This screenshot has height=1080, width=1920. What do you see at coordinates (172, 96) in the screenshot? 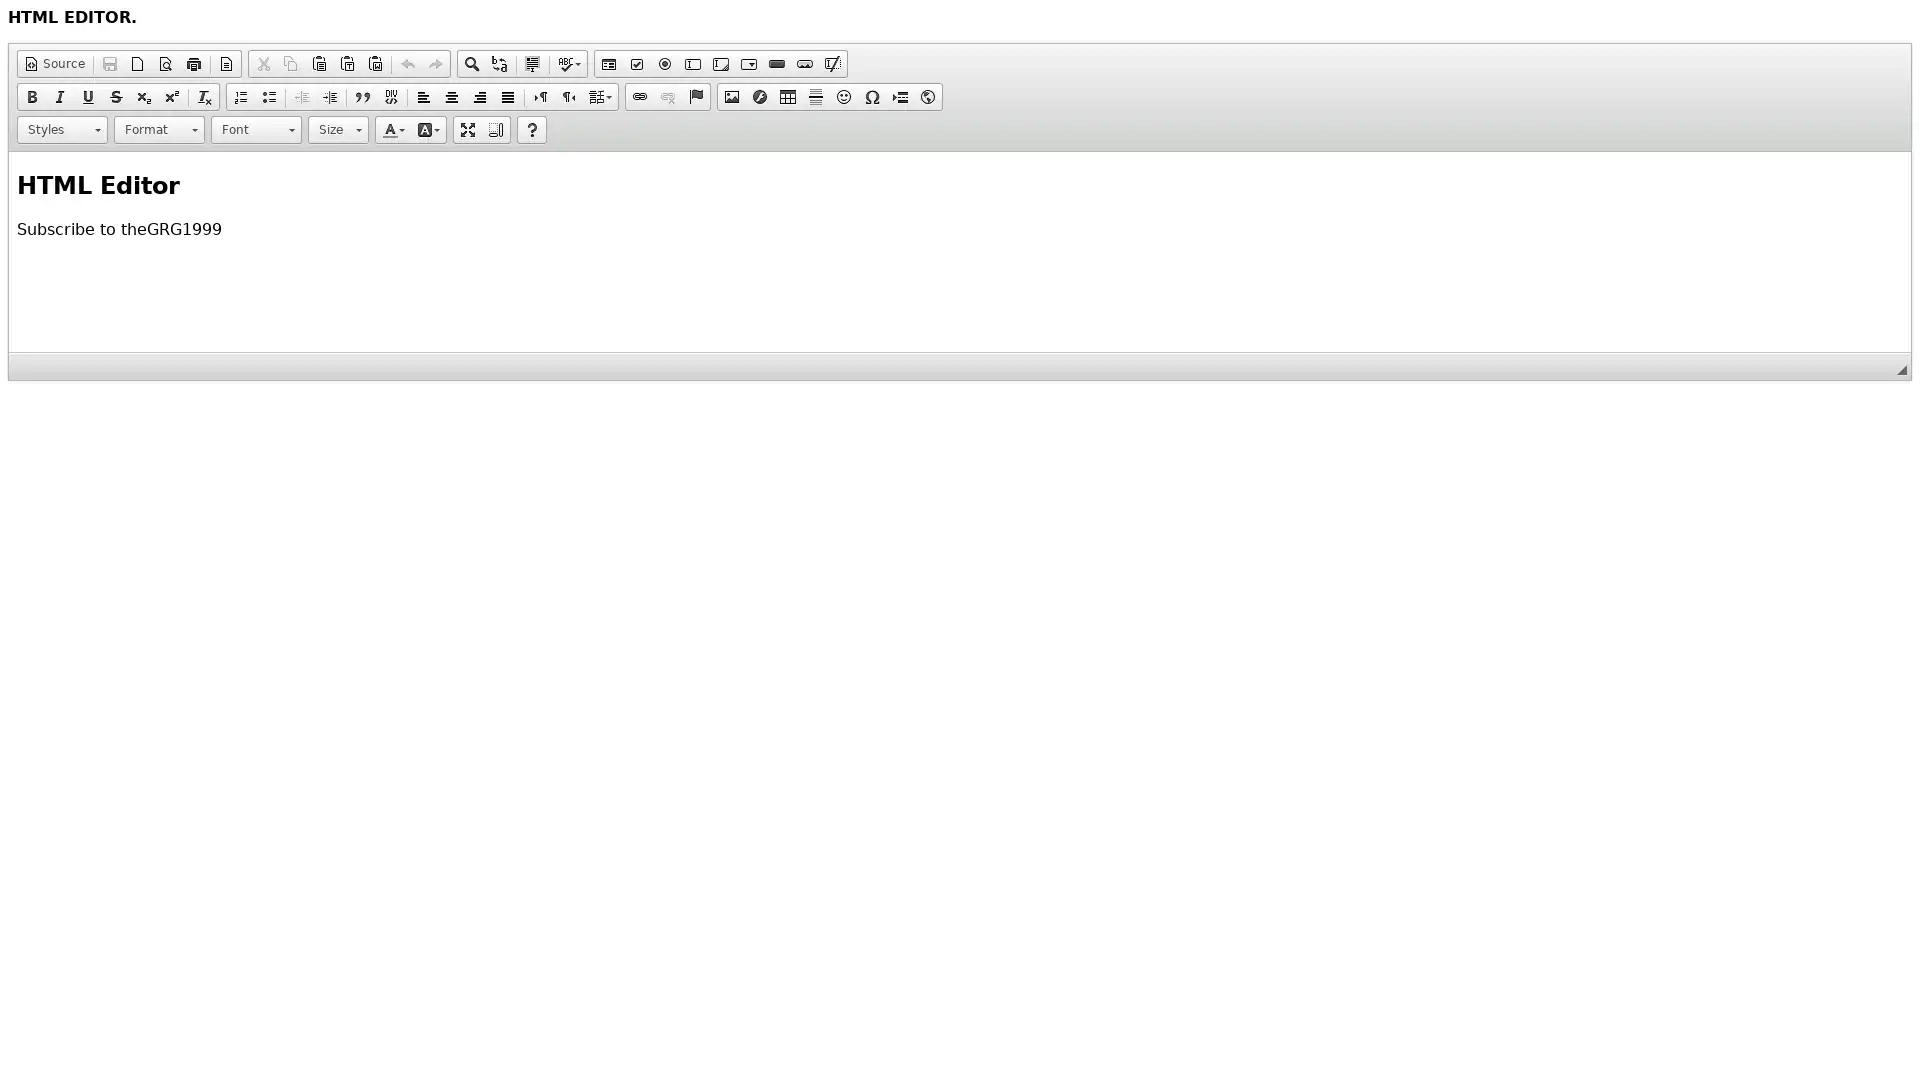
I see `Superscript` at bounding box center [172, 96].